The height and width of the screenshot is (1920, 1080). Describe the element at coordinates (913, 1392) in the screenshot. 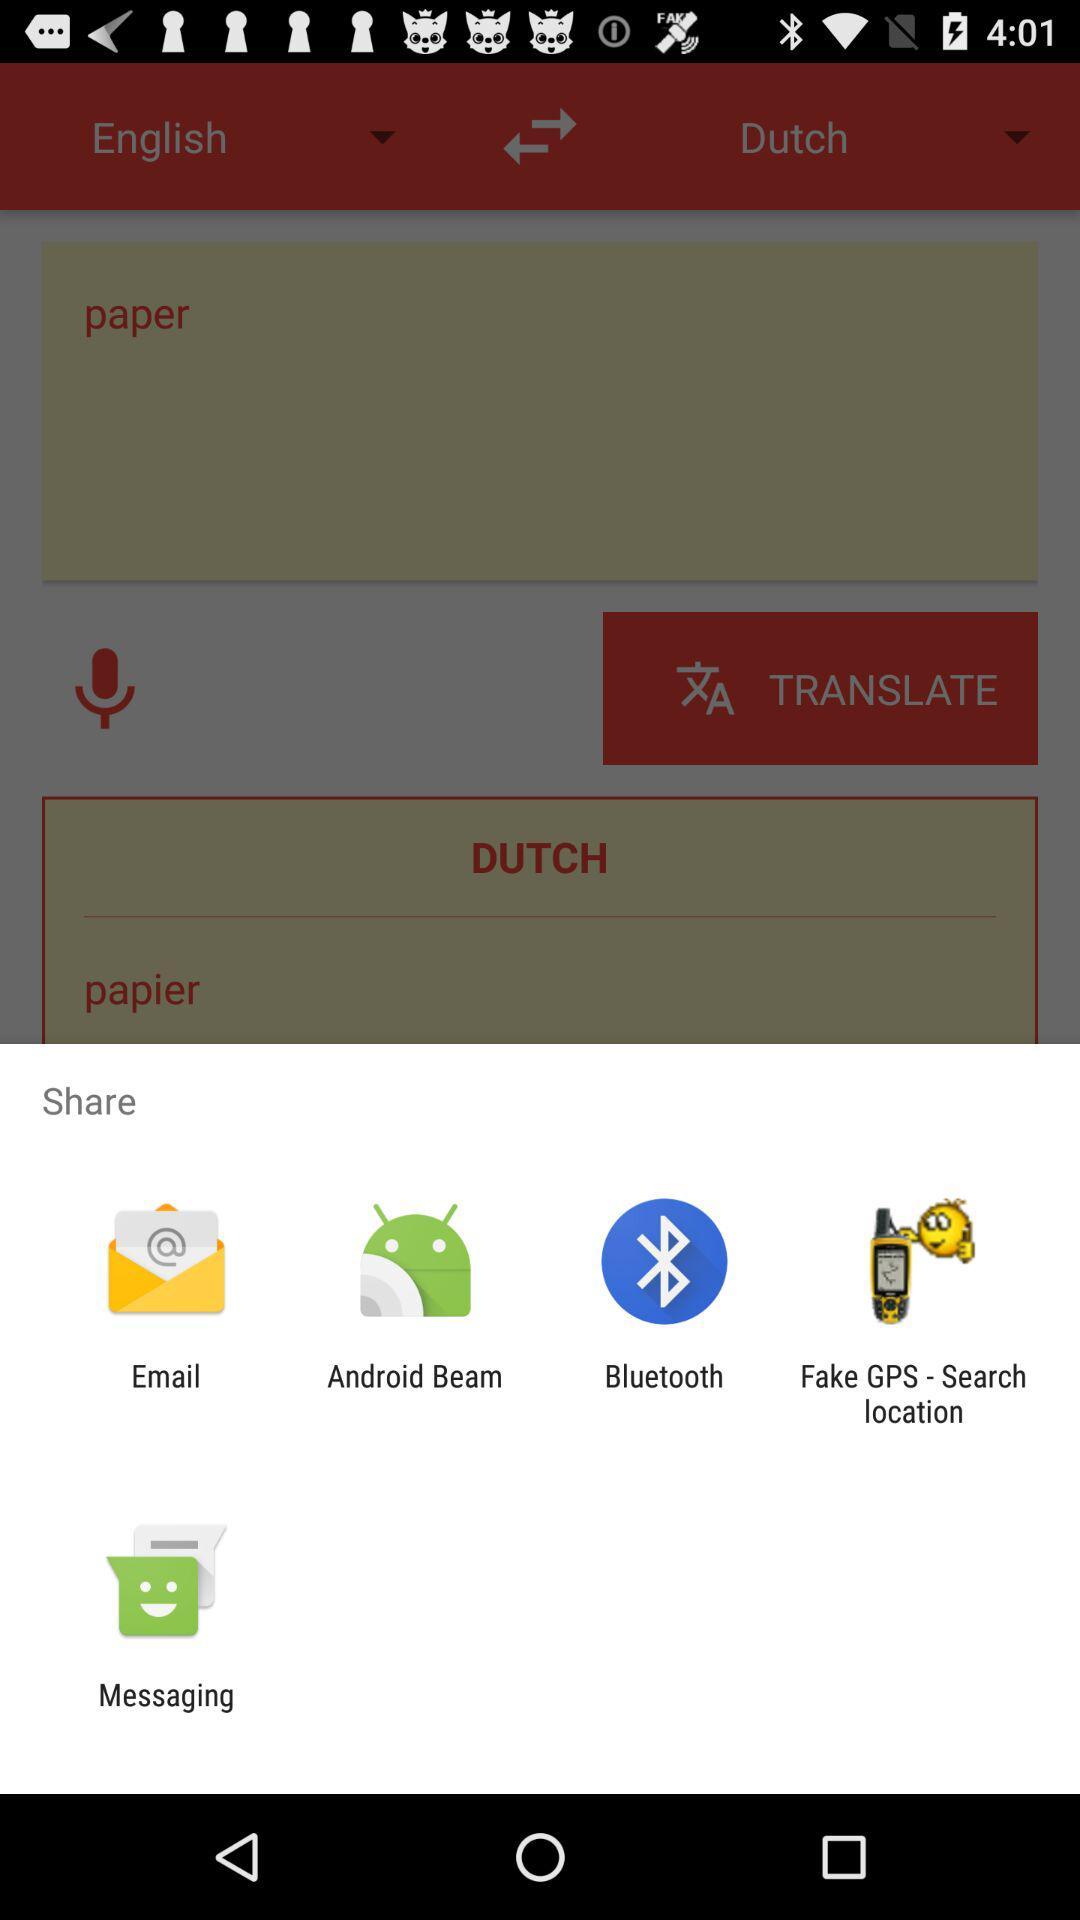

I see `fake gps search` at that location.